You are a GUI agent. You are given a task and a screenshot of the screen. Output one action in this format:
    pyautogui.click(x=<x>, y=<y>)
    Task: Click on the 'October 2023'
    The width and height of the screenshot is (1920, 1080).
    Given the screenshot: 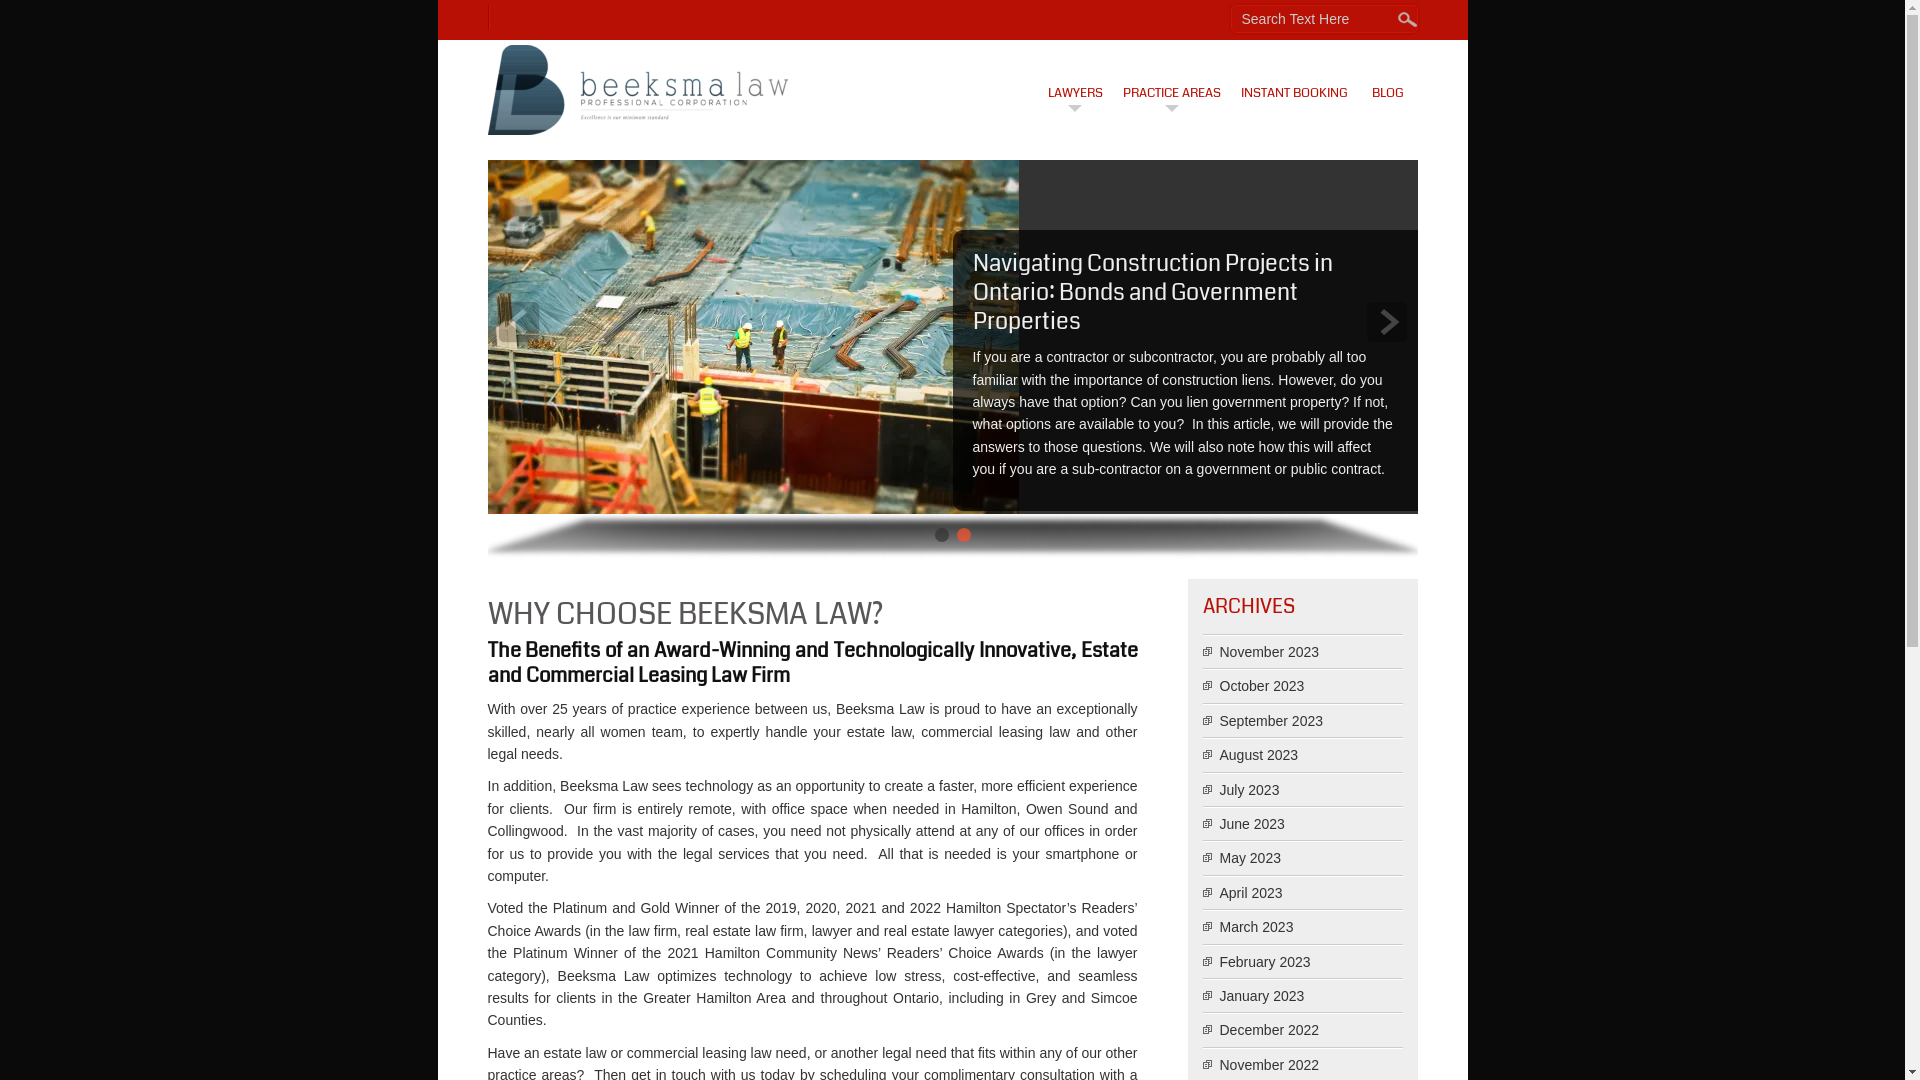 What is the action you would take?
    pyautogui.click(x=1261, y=685)
    